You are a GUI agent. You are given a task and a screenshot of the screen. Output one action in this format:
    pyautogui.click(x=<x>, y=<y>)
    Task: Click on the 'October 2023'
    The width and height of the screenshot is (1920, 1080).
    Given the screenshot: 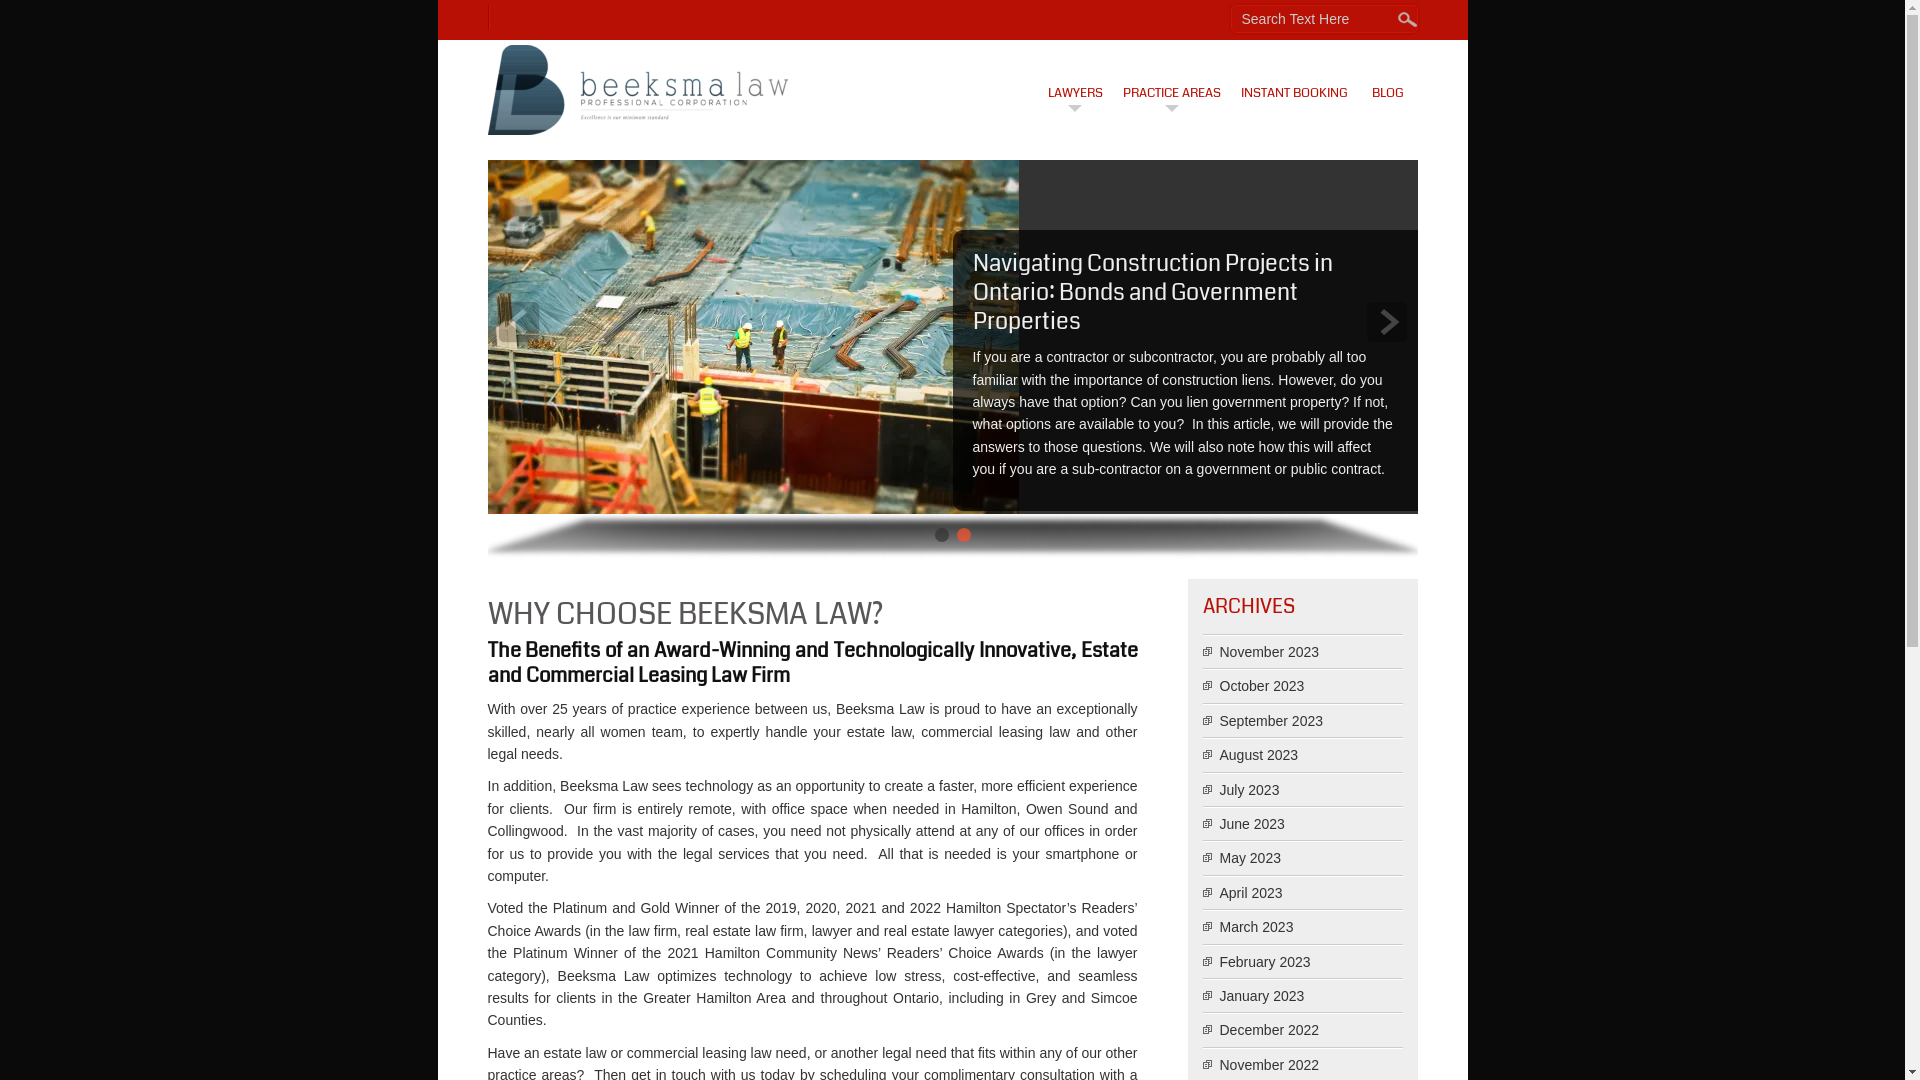 What is the action you would take?
    pyautogui.click(x=1261, y=685)
    